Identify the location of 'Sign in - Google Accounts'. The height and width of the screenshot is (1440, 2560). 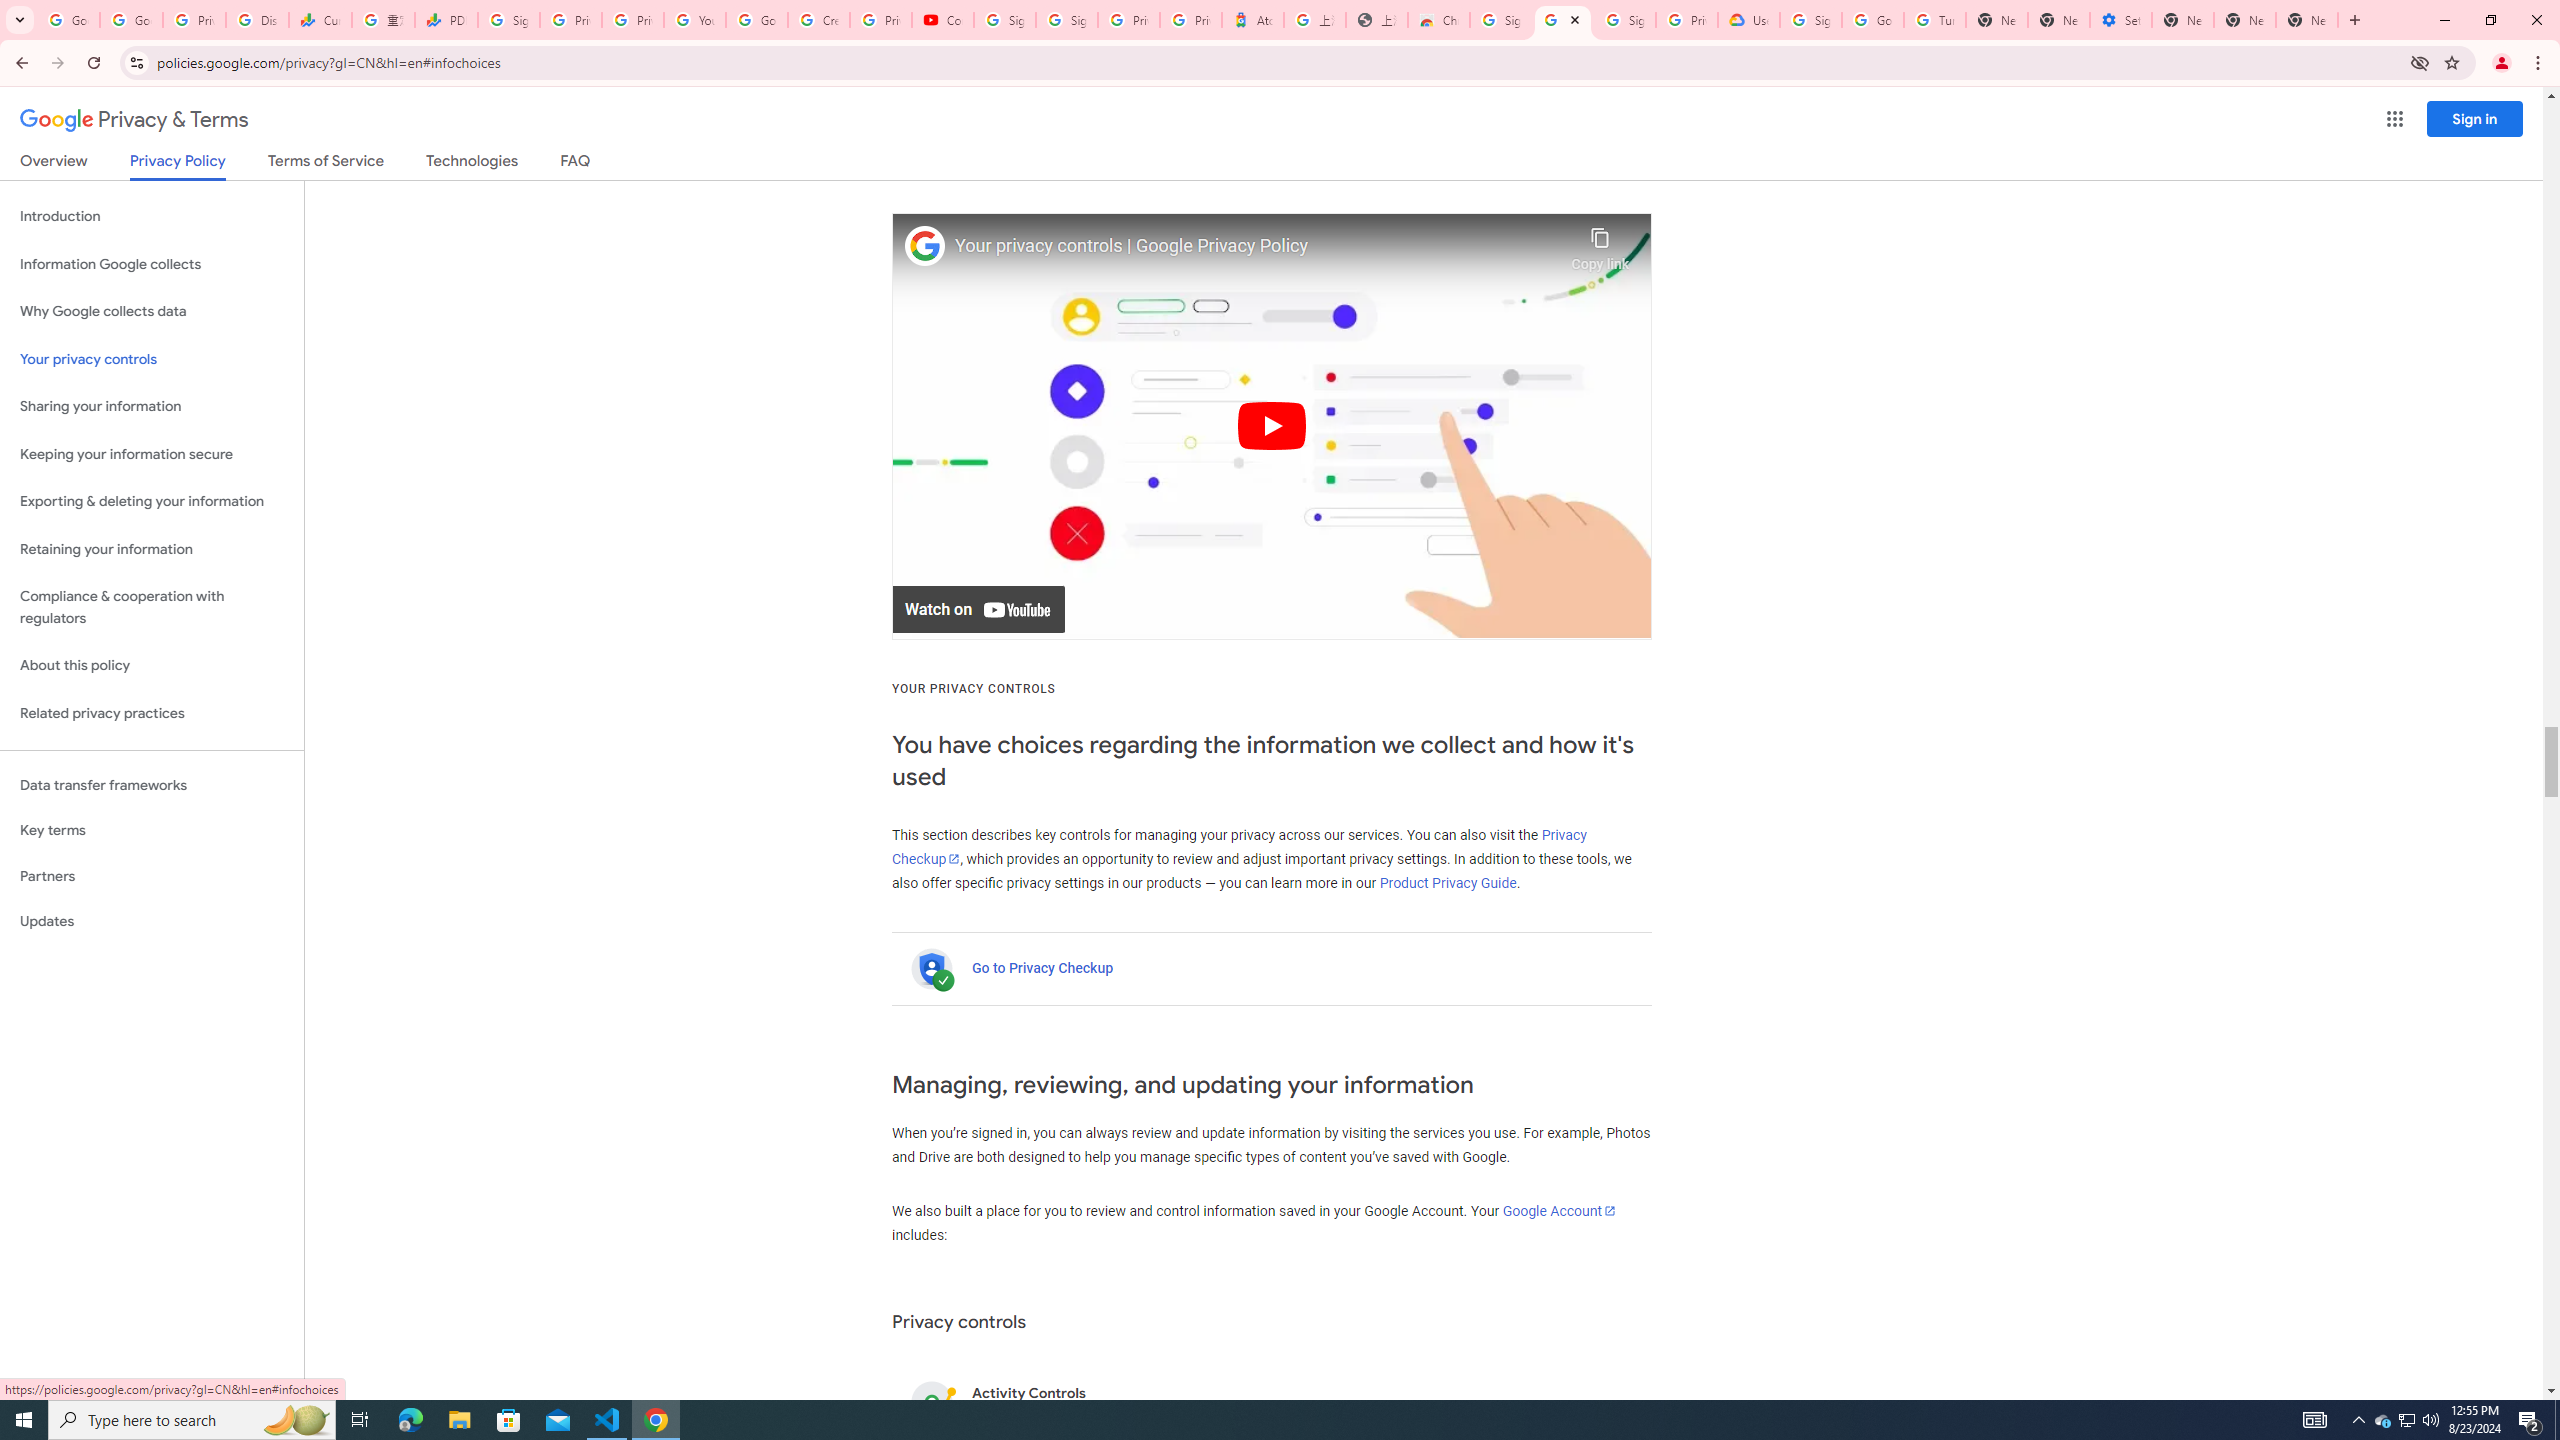
(1065, 19).